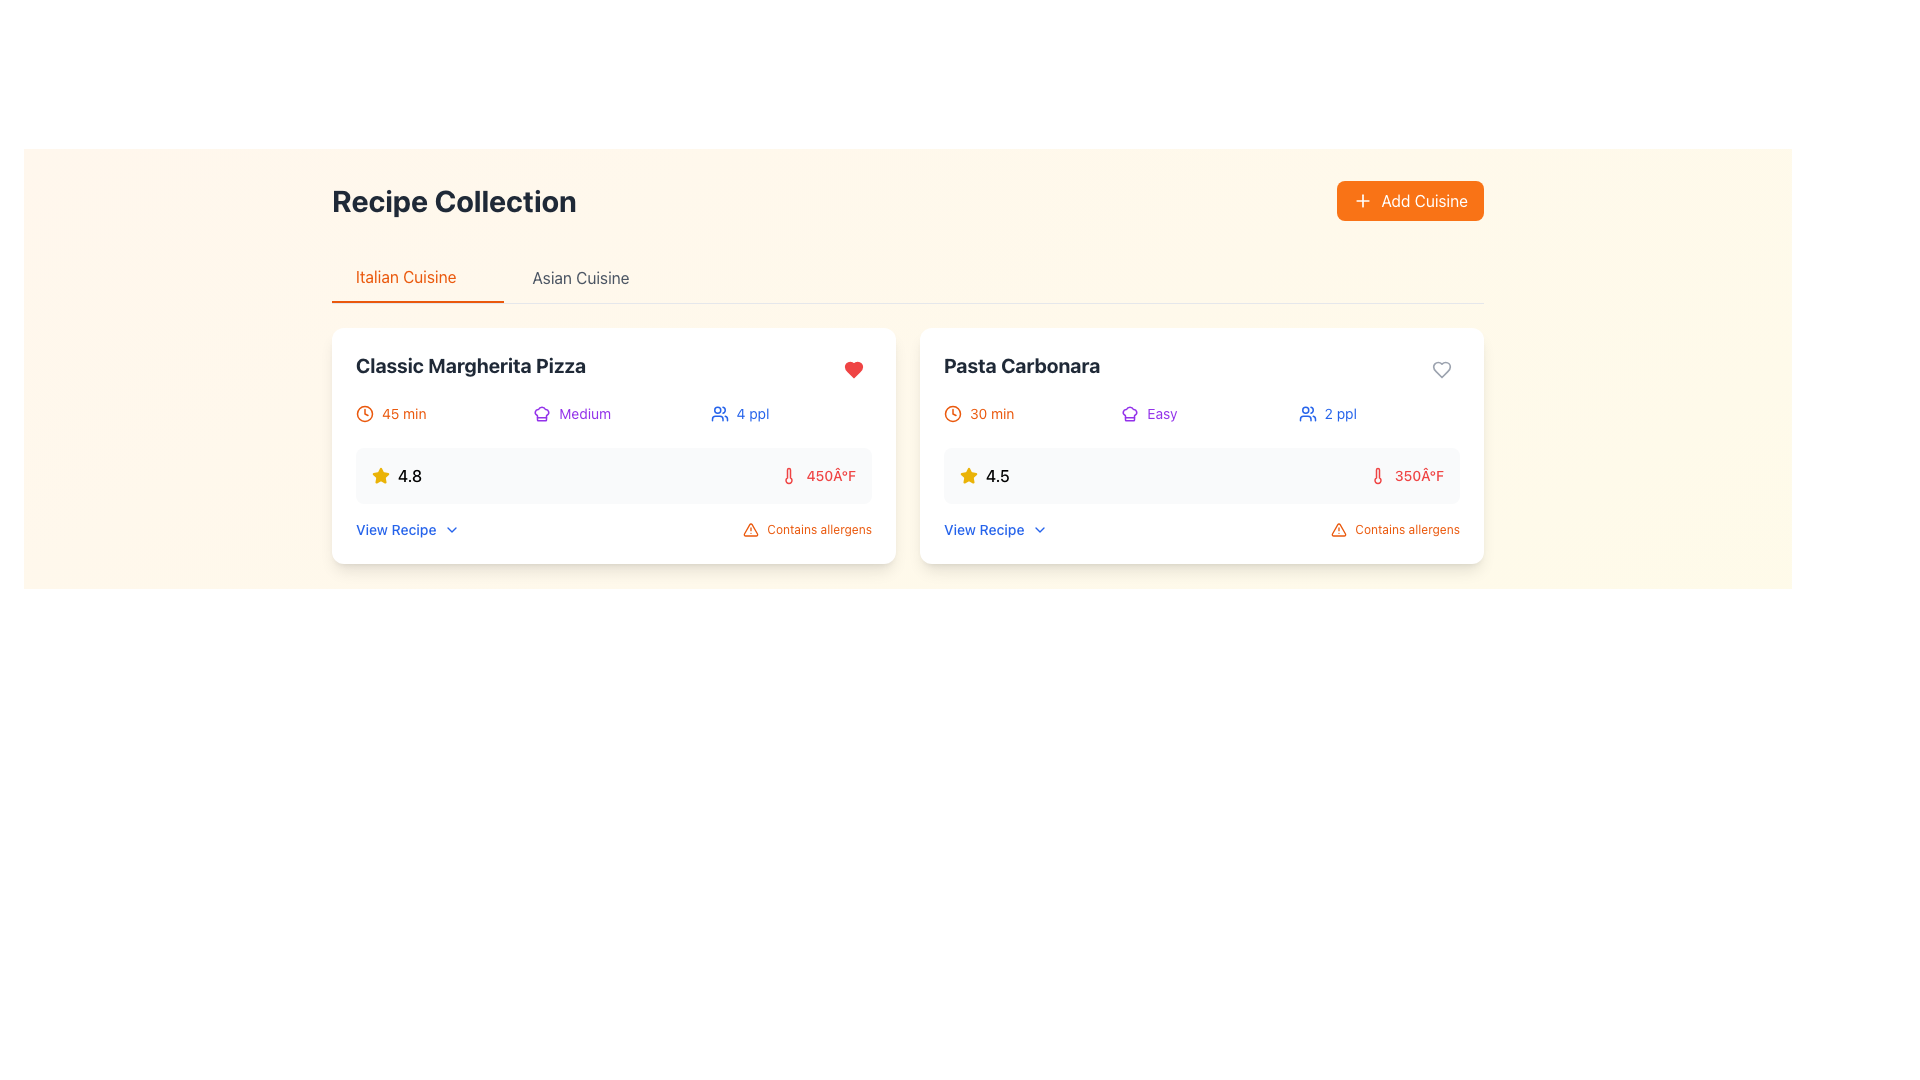 This screenshot has height=1080, width=1920. Describe the element at coordinates (1362, 200) in the screenshot. I see `the orange plus sign icon located within the 'Add Cuisine' button to focus on the button` at that location.